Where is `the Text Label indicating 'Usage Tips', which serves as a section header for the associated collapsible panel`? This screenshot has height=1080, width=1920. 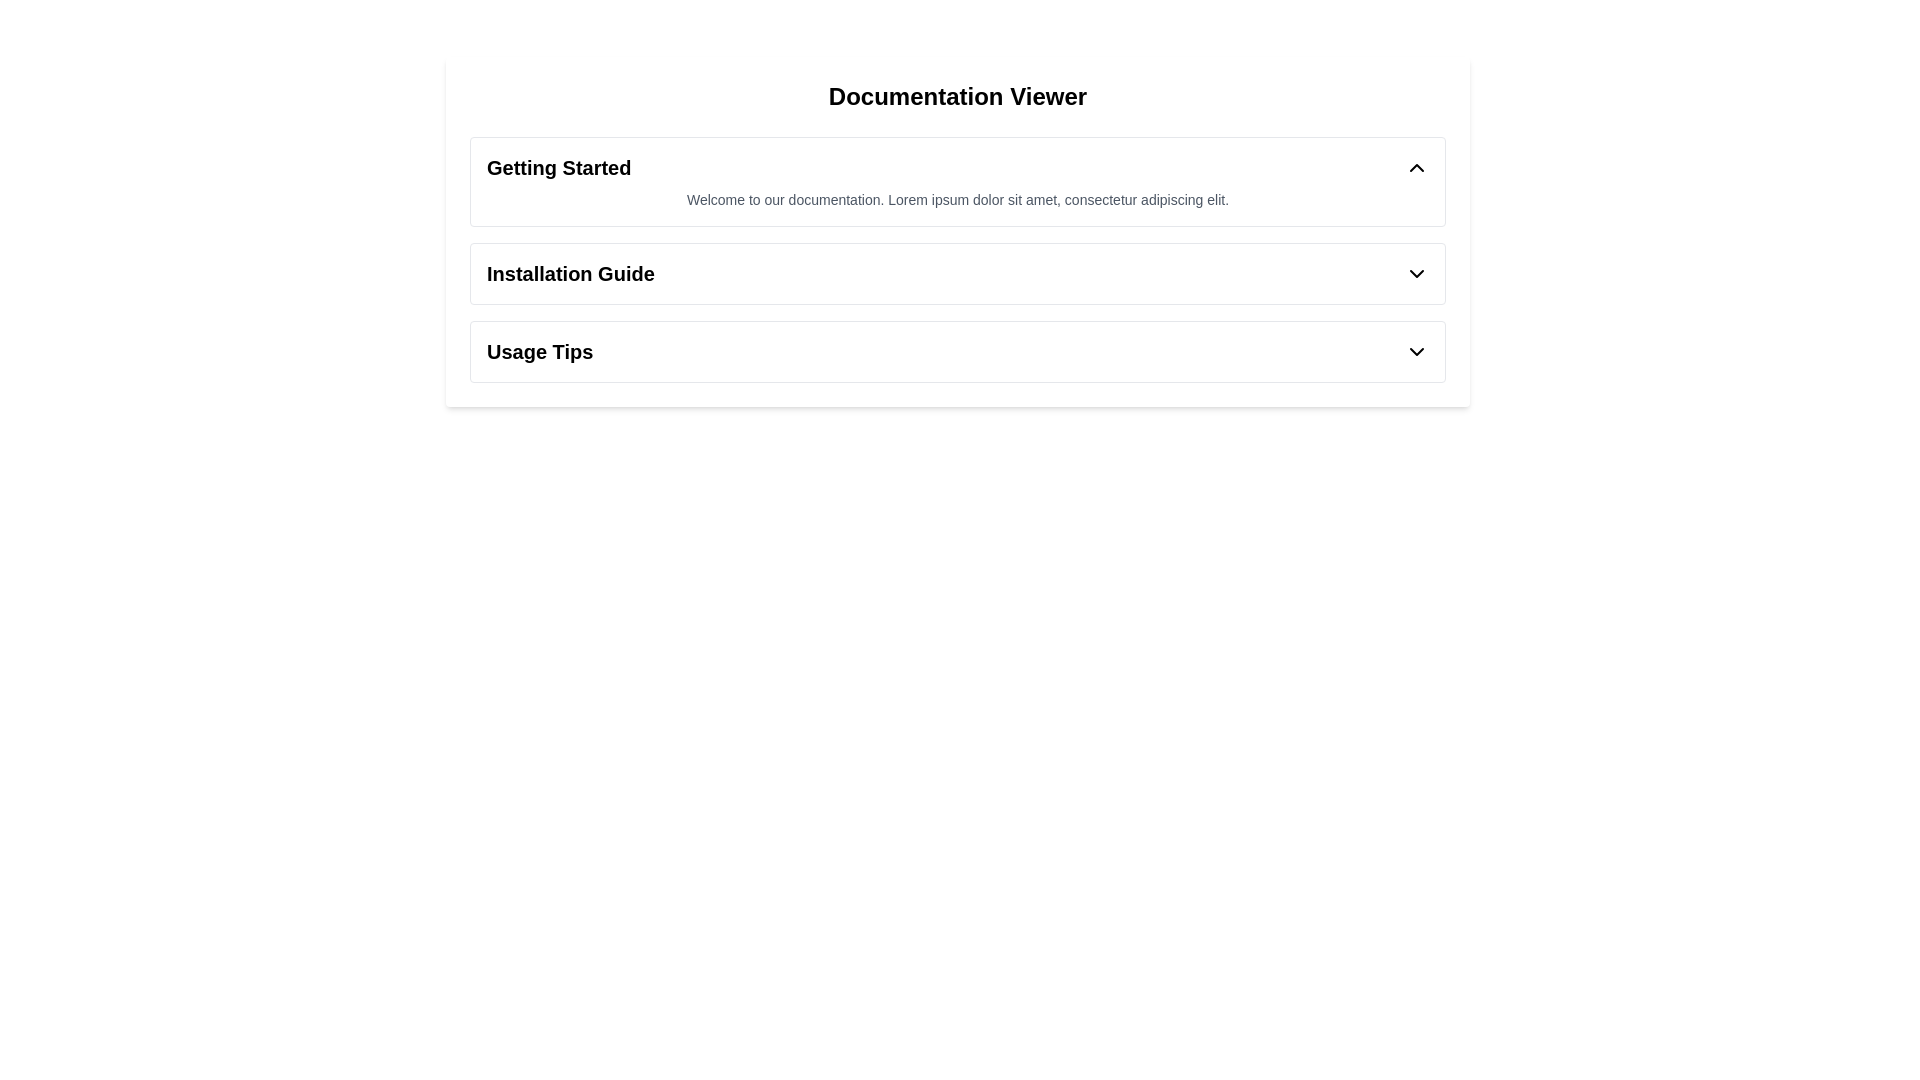
the Text Label indicating 'Usage Tips', which serves as a section header for the associated collapsible panel is located at coordinates (540, 350).